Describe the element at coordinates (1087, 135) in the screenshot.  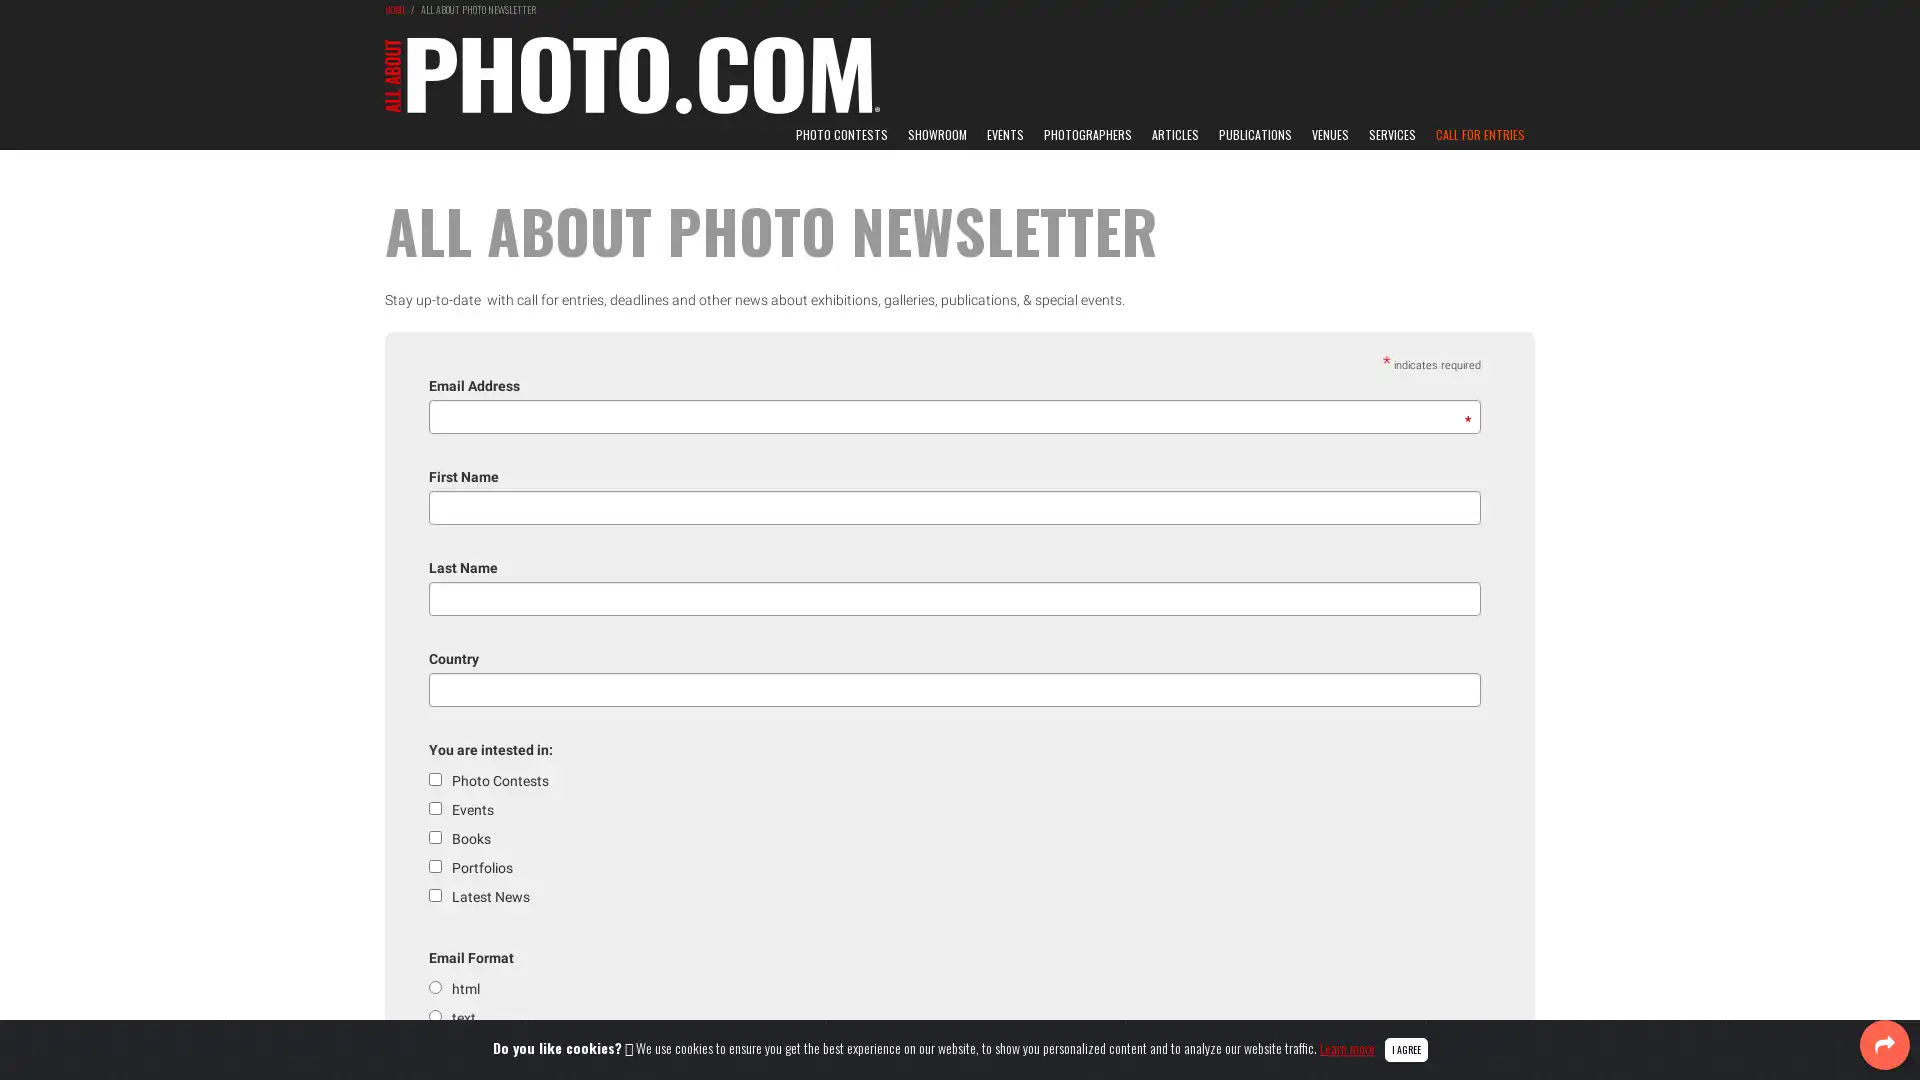
I see `PHOTOGRAPHERS` at that location.